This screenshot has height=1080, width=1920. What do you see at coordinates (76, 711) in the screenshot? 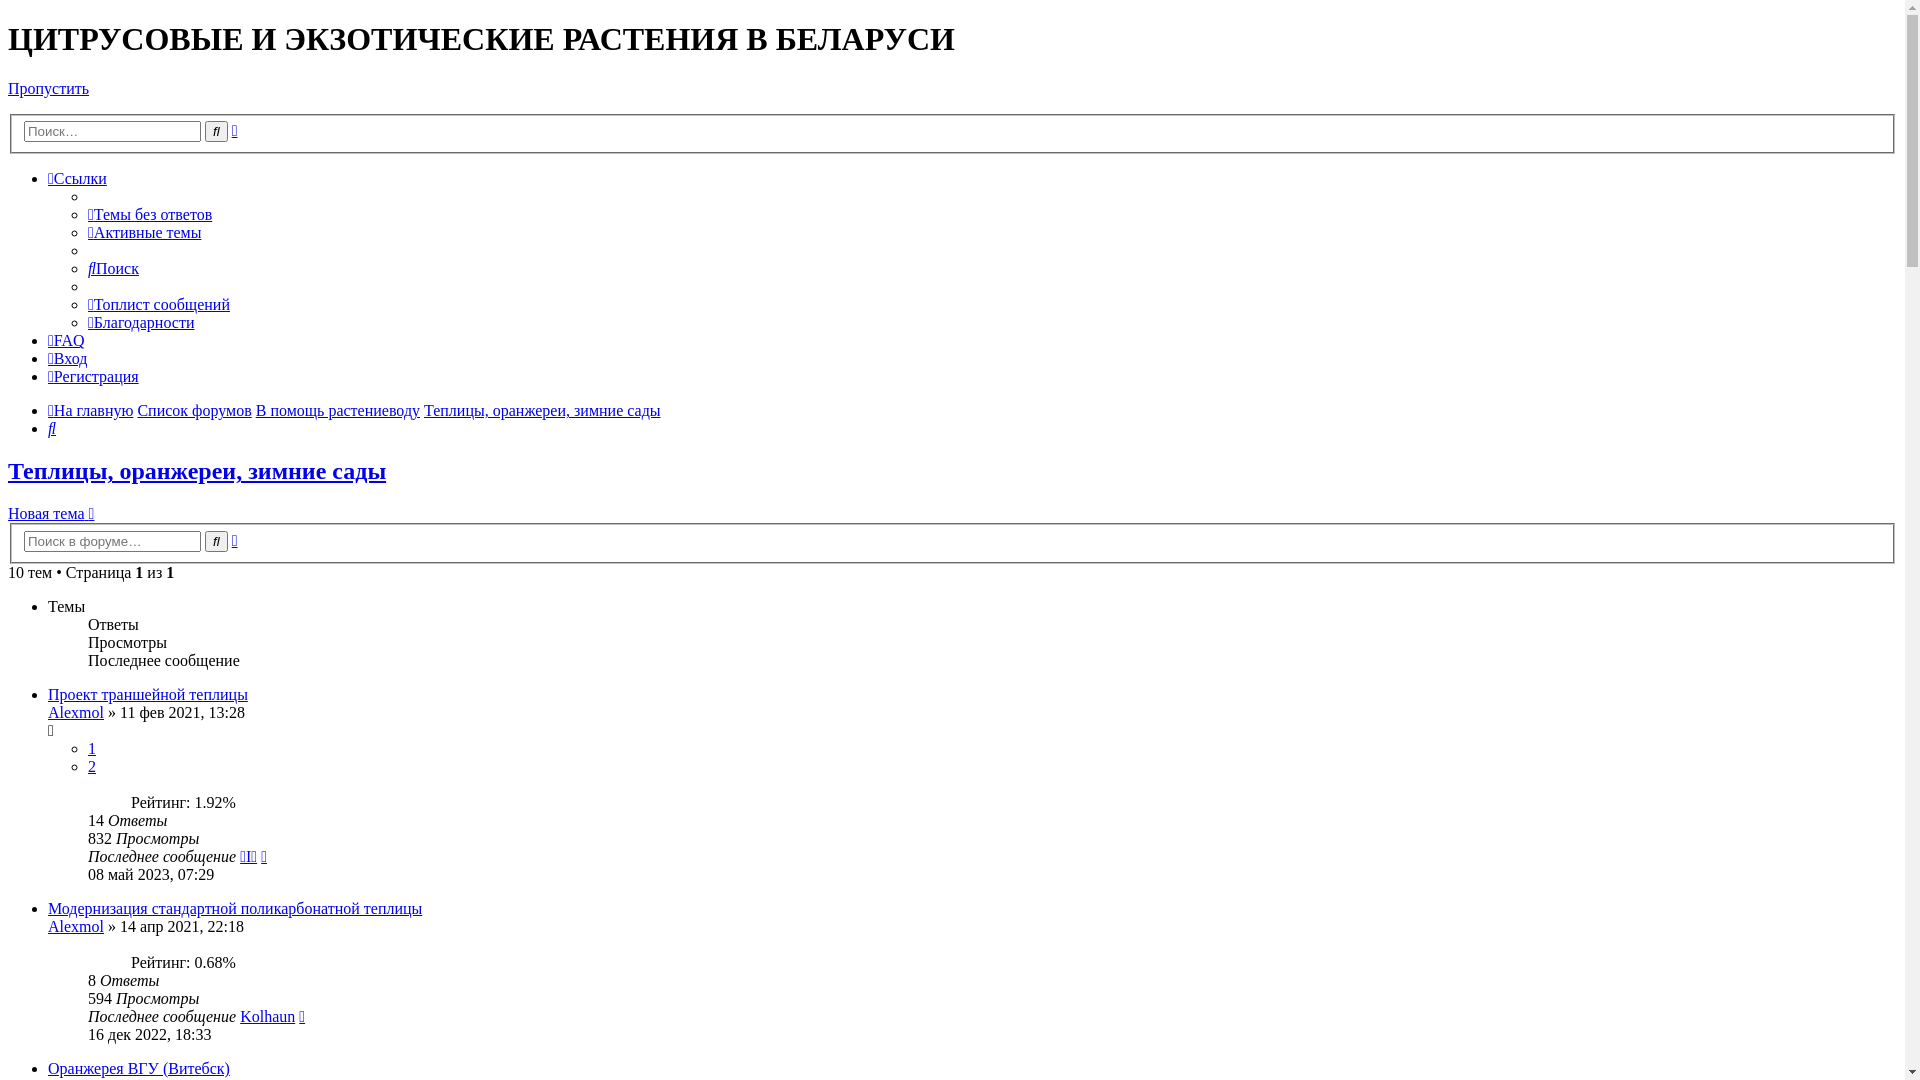
I see `'Alexmol'` at bounding box center [76, 711].